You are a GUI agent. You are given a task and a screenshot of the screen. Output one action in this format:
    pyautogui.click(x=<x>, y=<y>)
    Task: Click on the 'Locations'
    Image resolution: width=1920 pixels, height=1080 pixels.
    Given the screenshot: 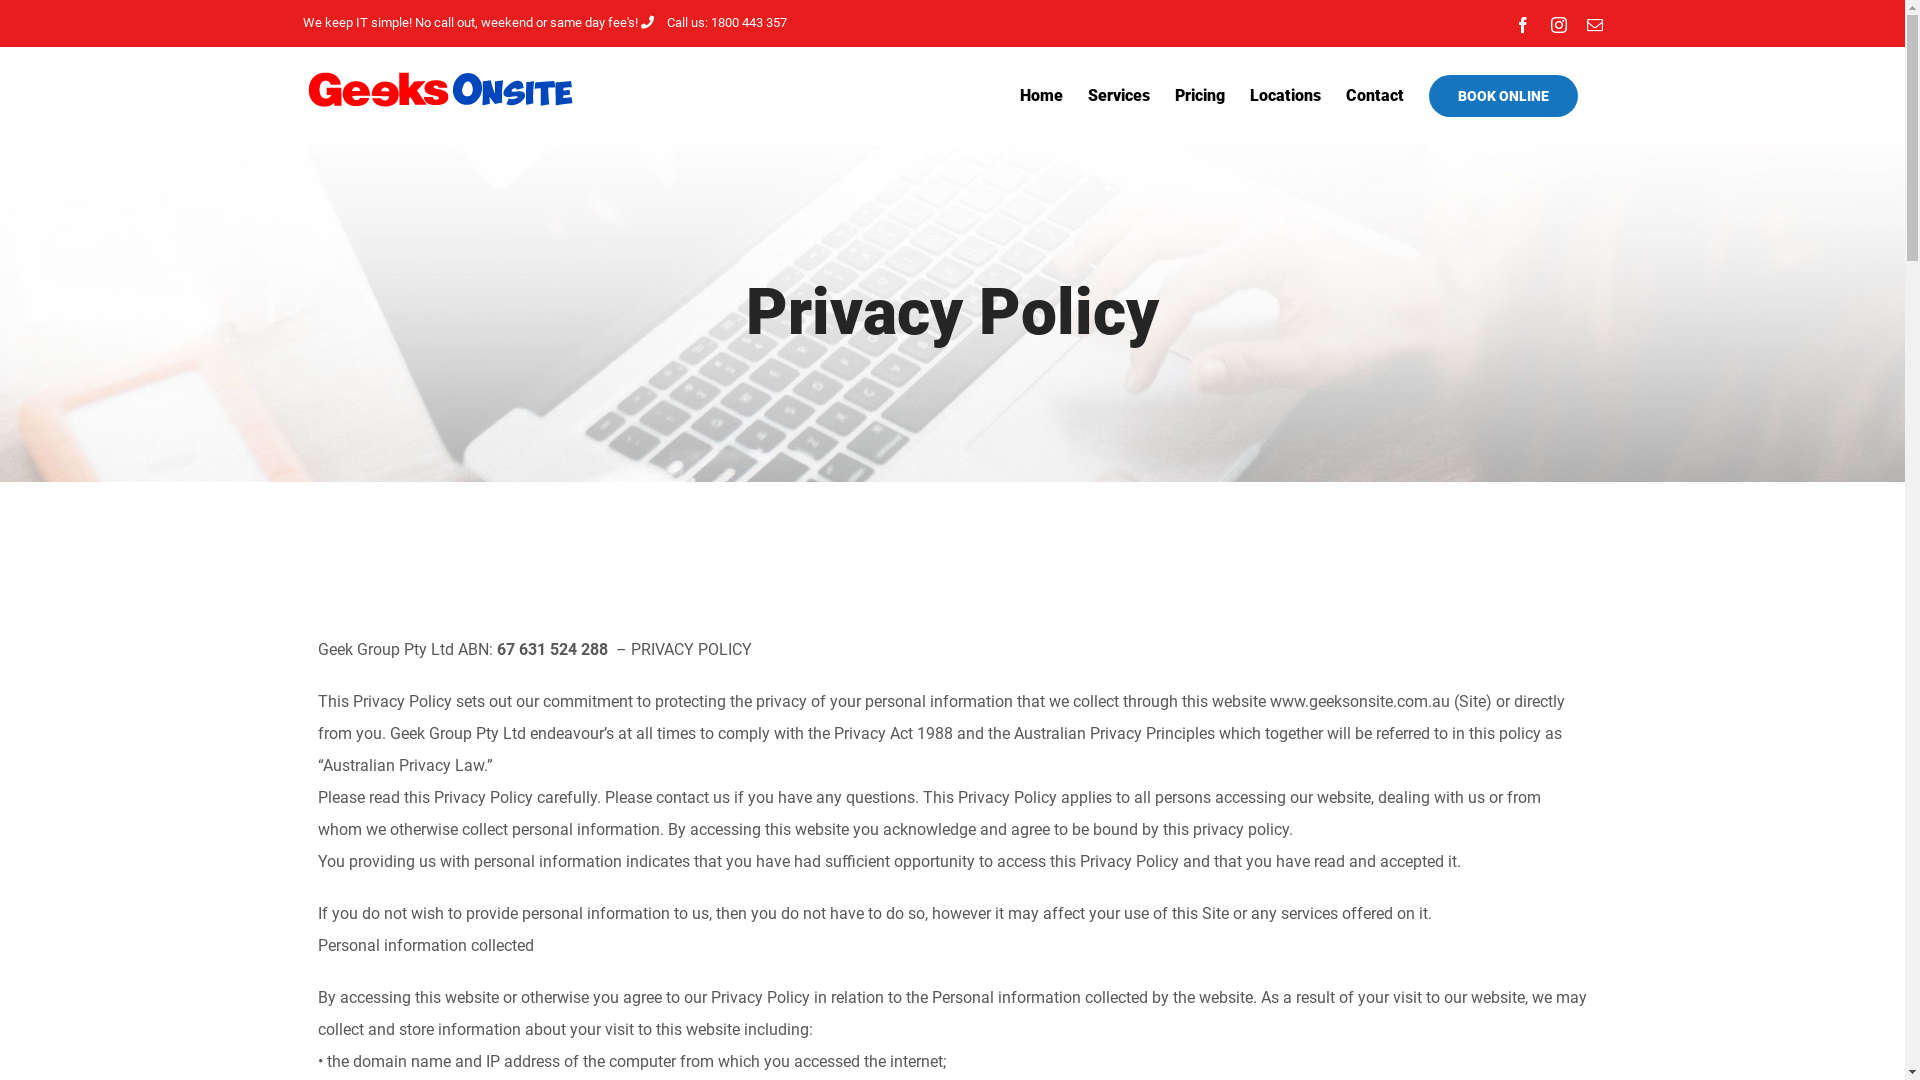 What is the action you would take?
    pyautogui.click(x=1285, y=95)
    